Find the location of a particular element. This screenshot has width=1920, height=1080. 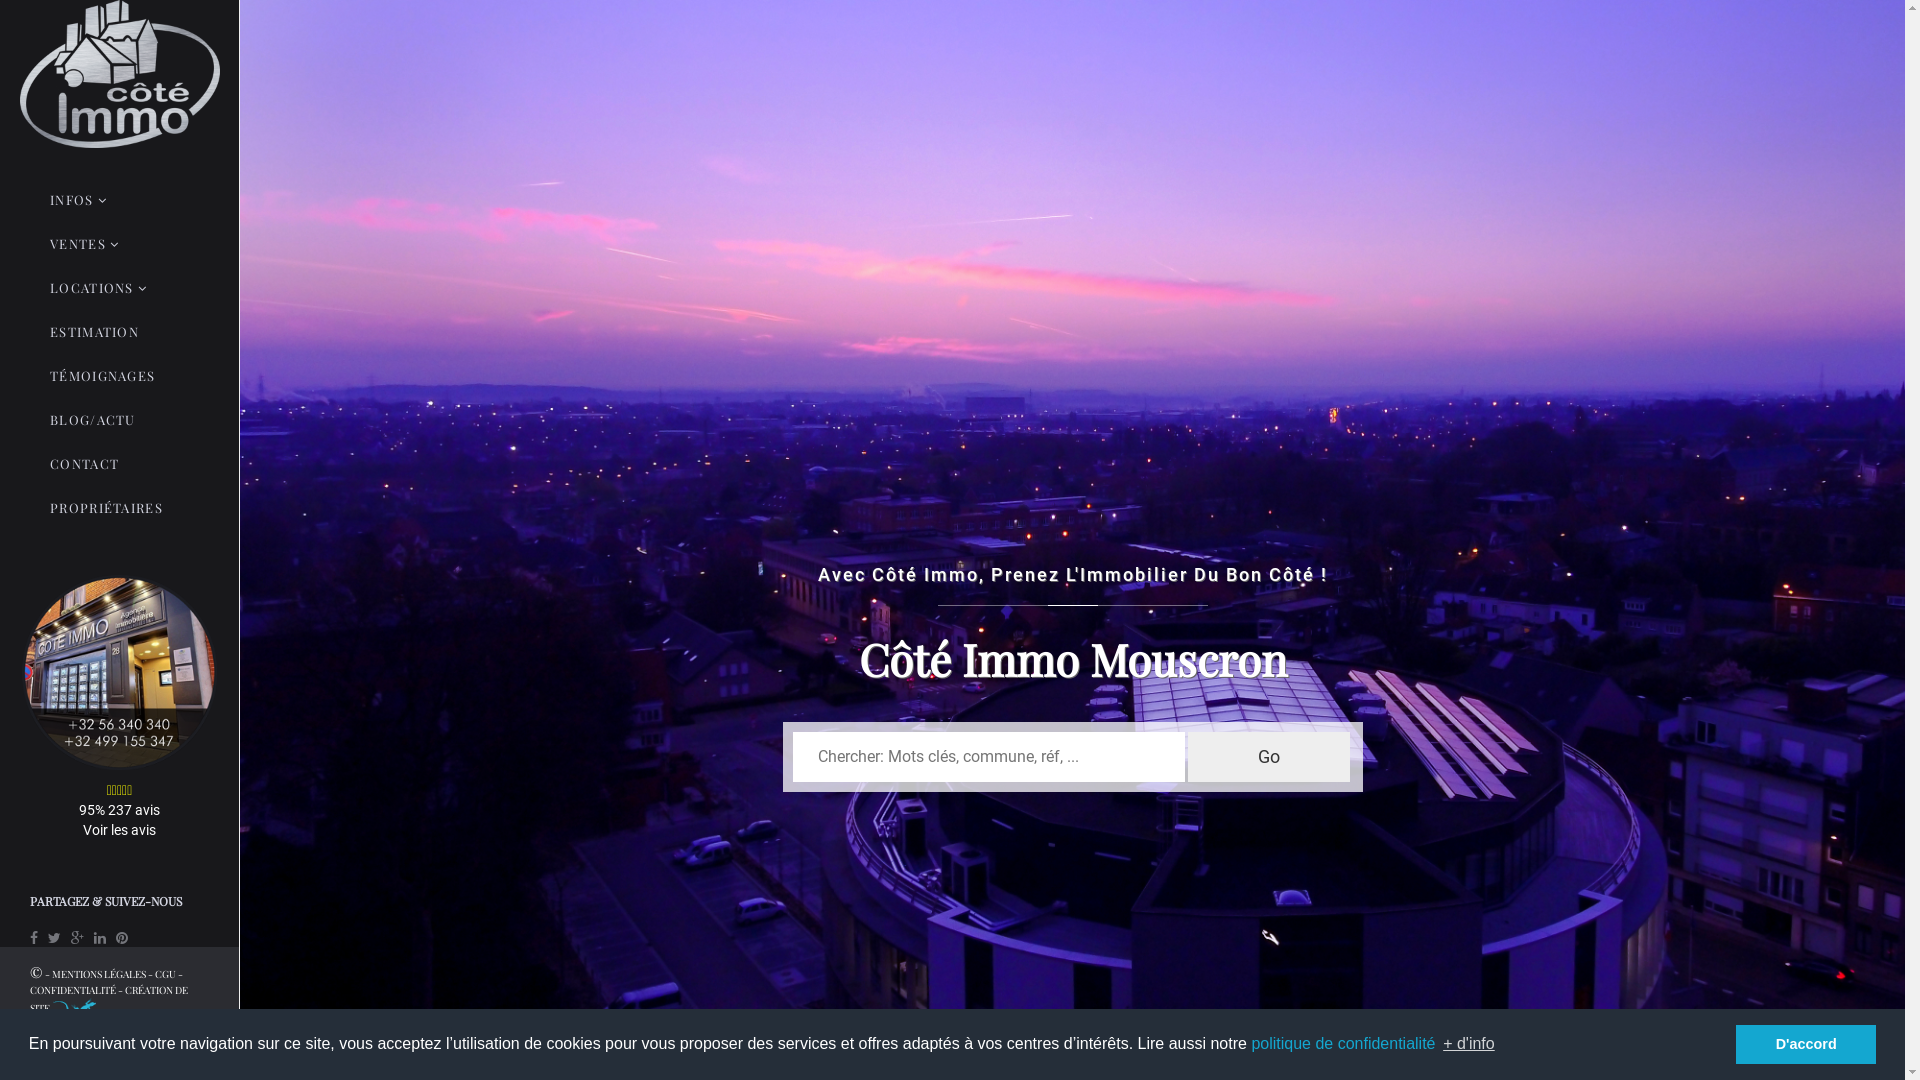

'INFOS' is located at coordinates (78, 199).